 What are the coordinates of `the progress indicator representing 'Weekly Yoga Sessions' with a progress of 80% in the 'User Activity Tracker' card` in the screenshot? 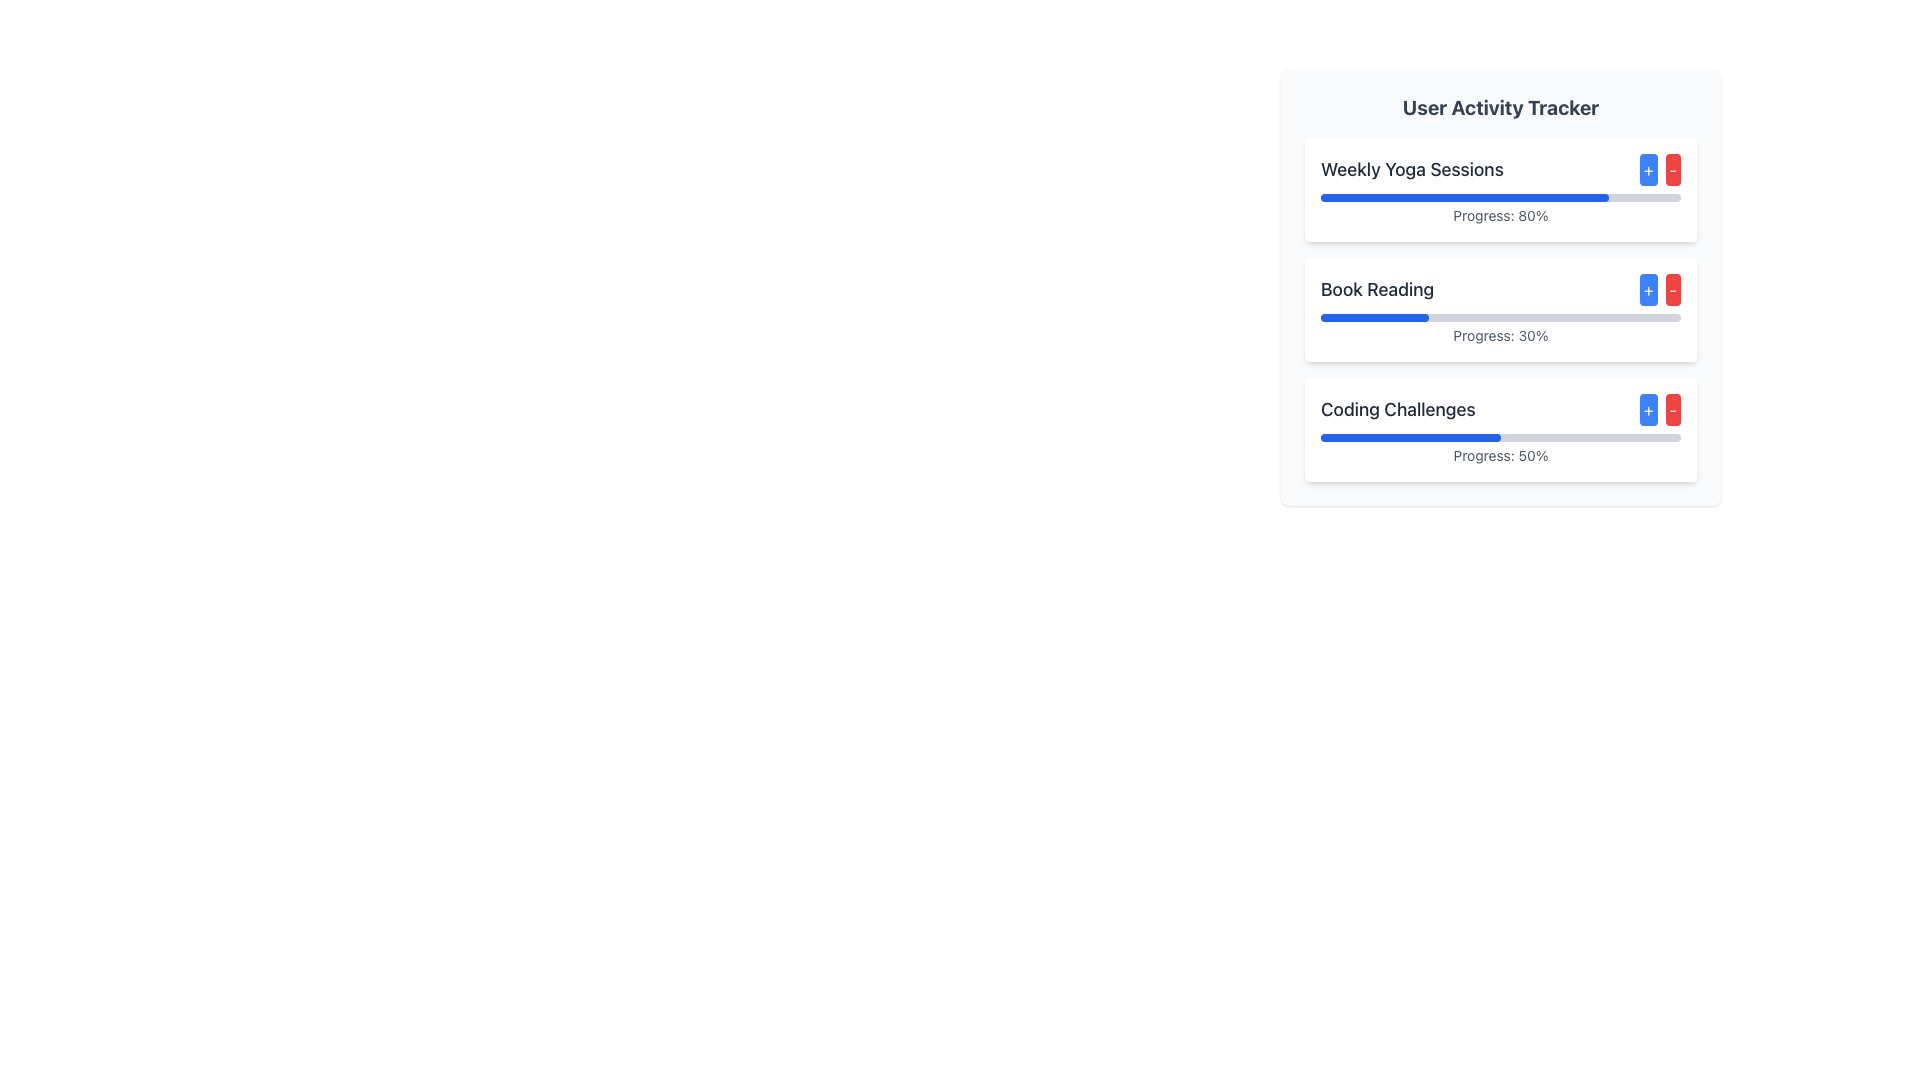 It's located at (1464, 197).